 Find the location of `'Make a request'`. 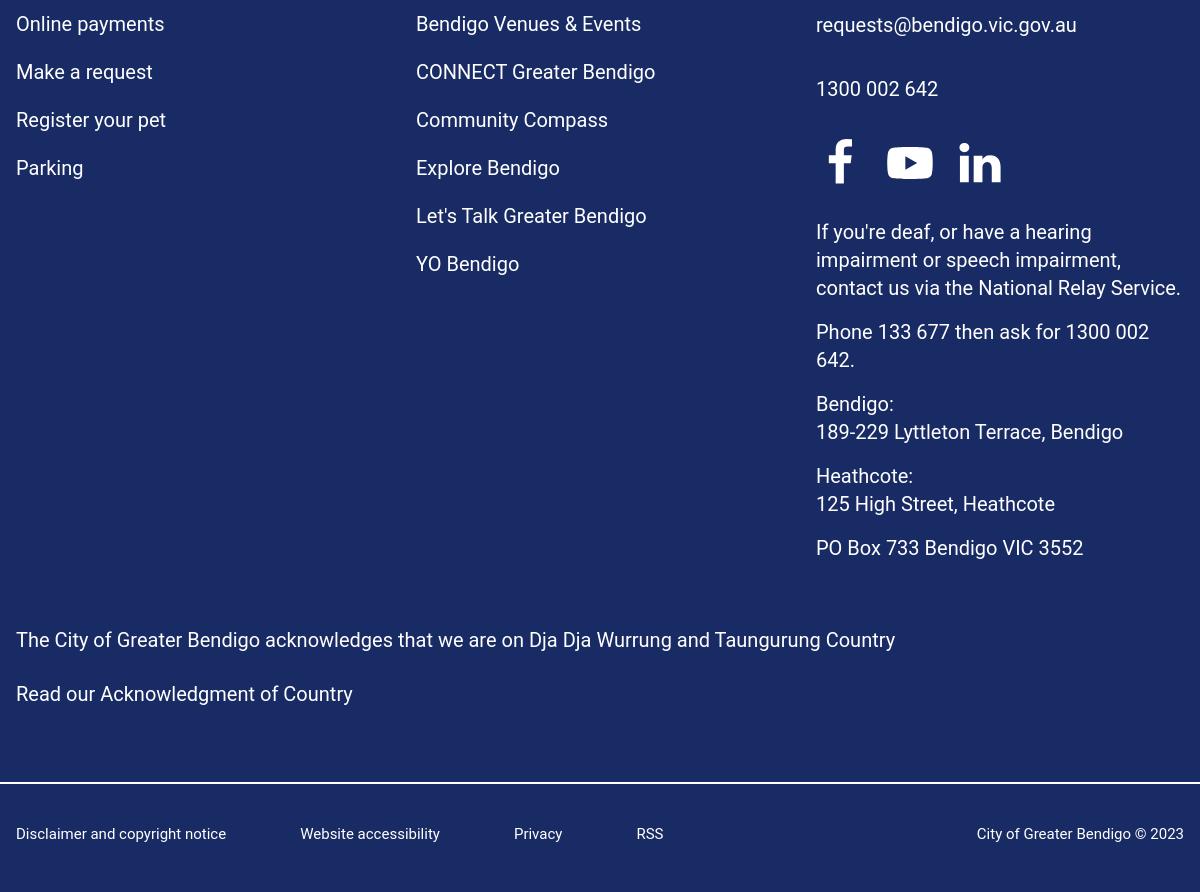

'Make a request' is located at coordinates (84, 71).